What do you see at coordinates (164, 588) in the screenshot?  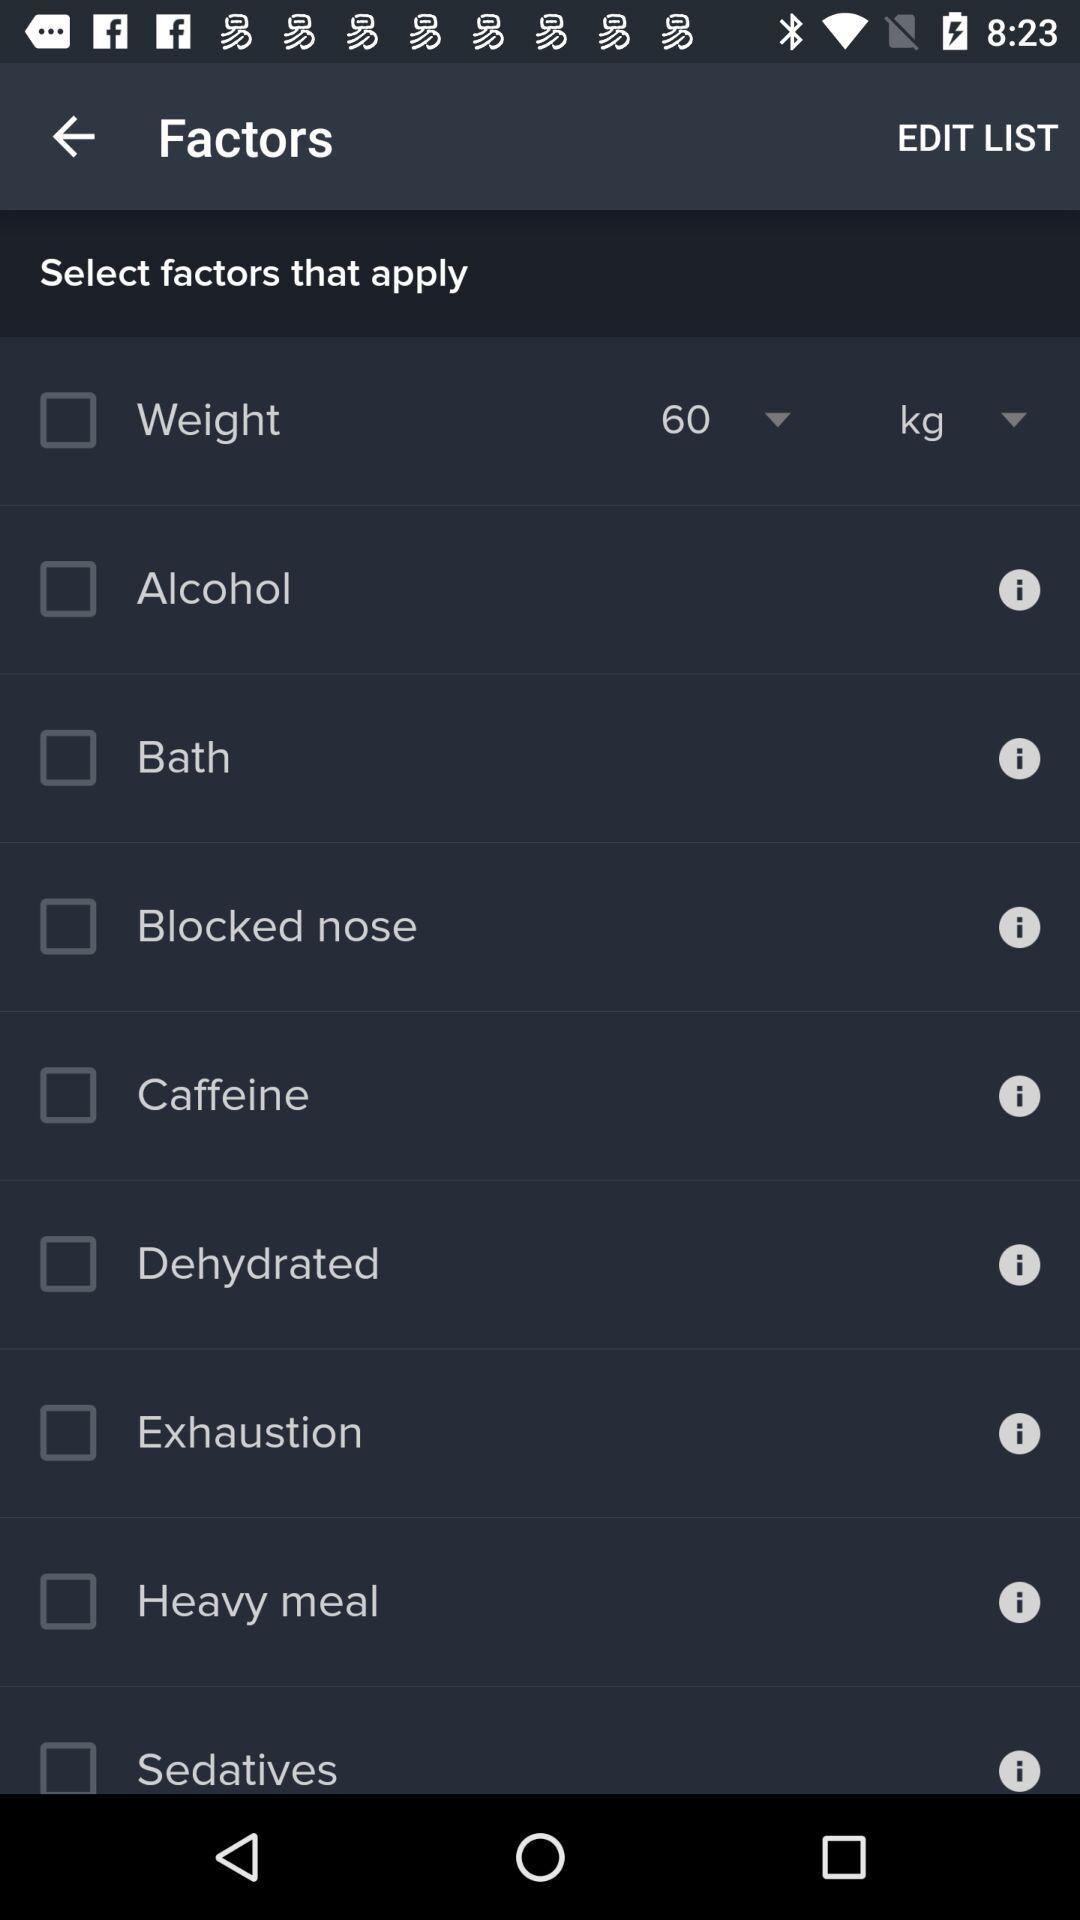 I see `the icon above the bath item` at bounding box center [164, 588].